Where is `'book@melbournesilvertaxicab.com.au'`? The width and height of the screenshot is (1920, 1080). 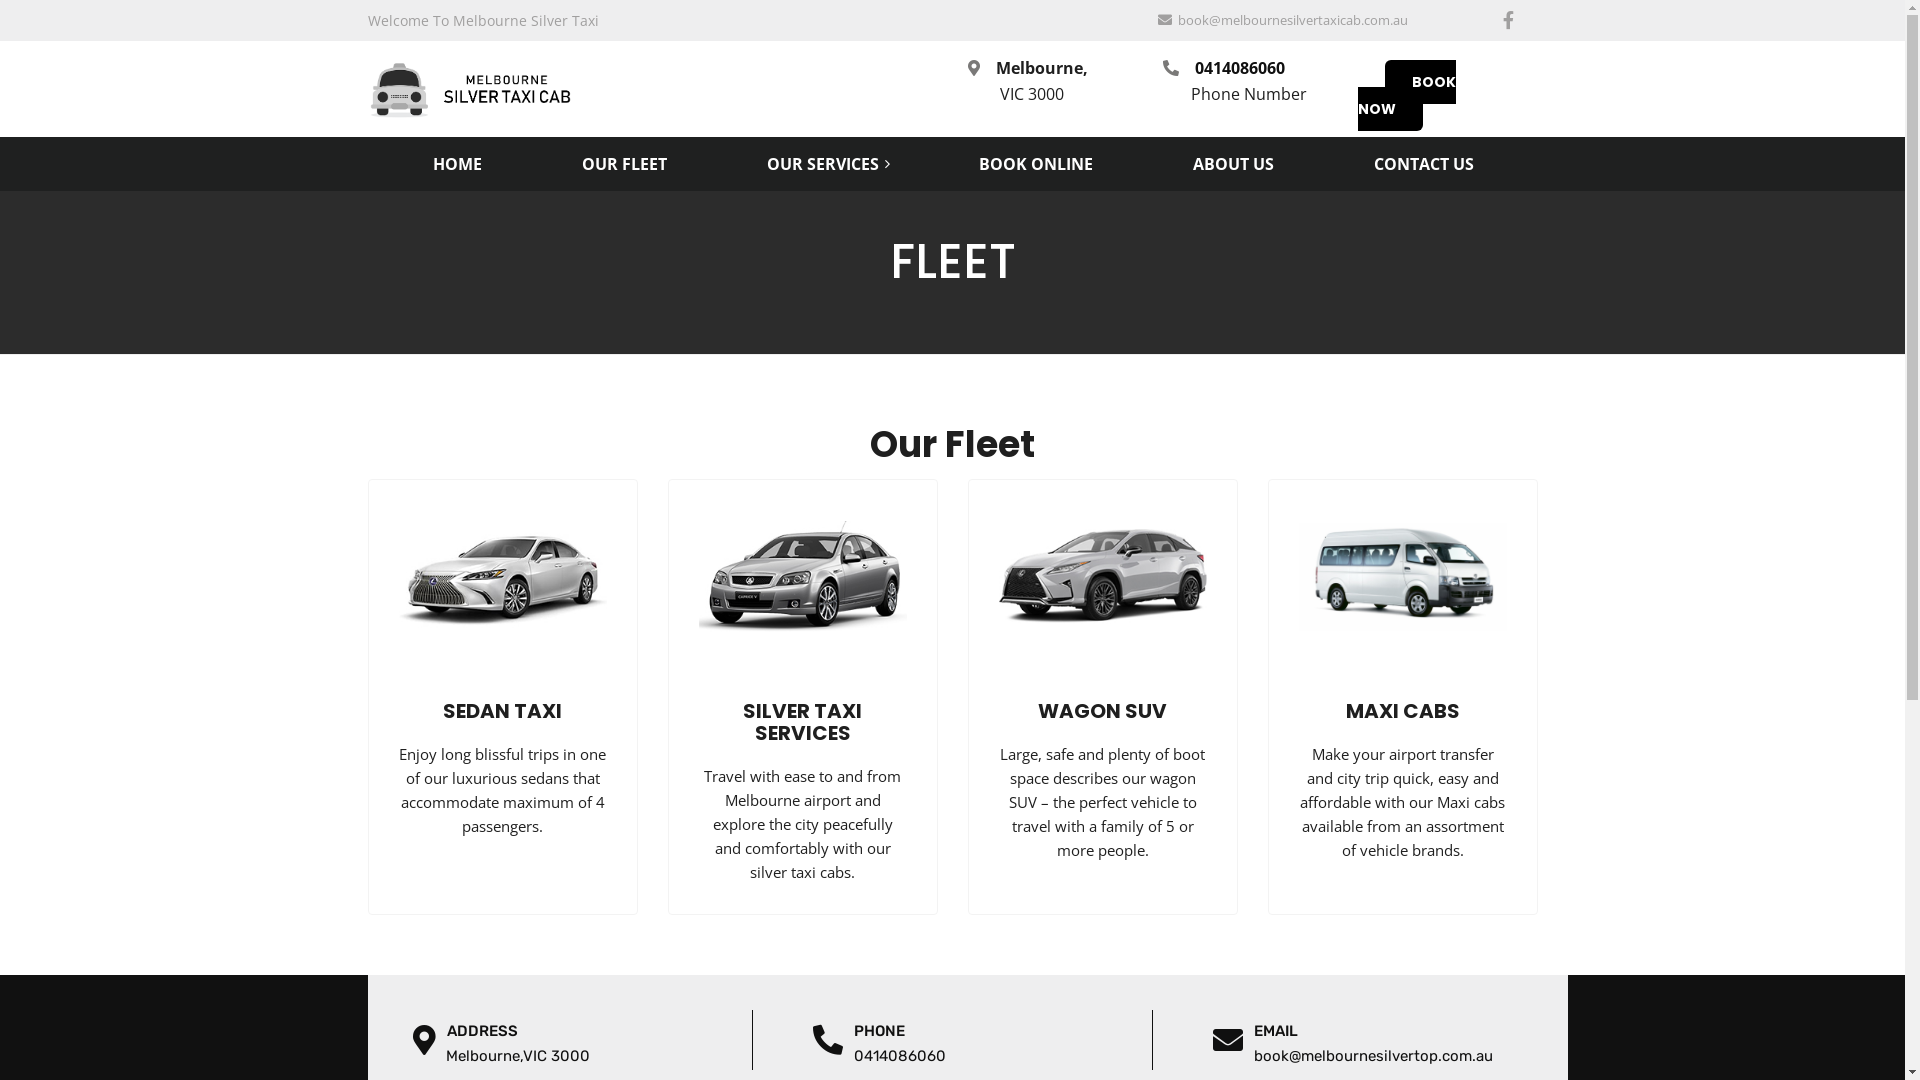 'book@melbournesilvertaxicab.com.au' is located at coordinates (1292, 19).